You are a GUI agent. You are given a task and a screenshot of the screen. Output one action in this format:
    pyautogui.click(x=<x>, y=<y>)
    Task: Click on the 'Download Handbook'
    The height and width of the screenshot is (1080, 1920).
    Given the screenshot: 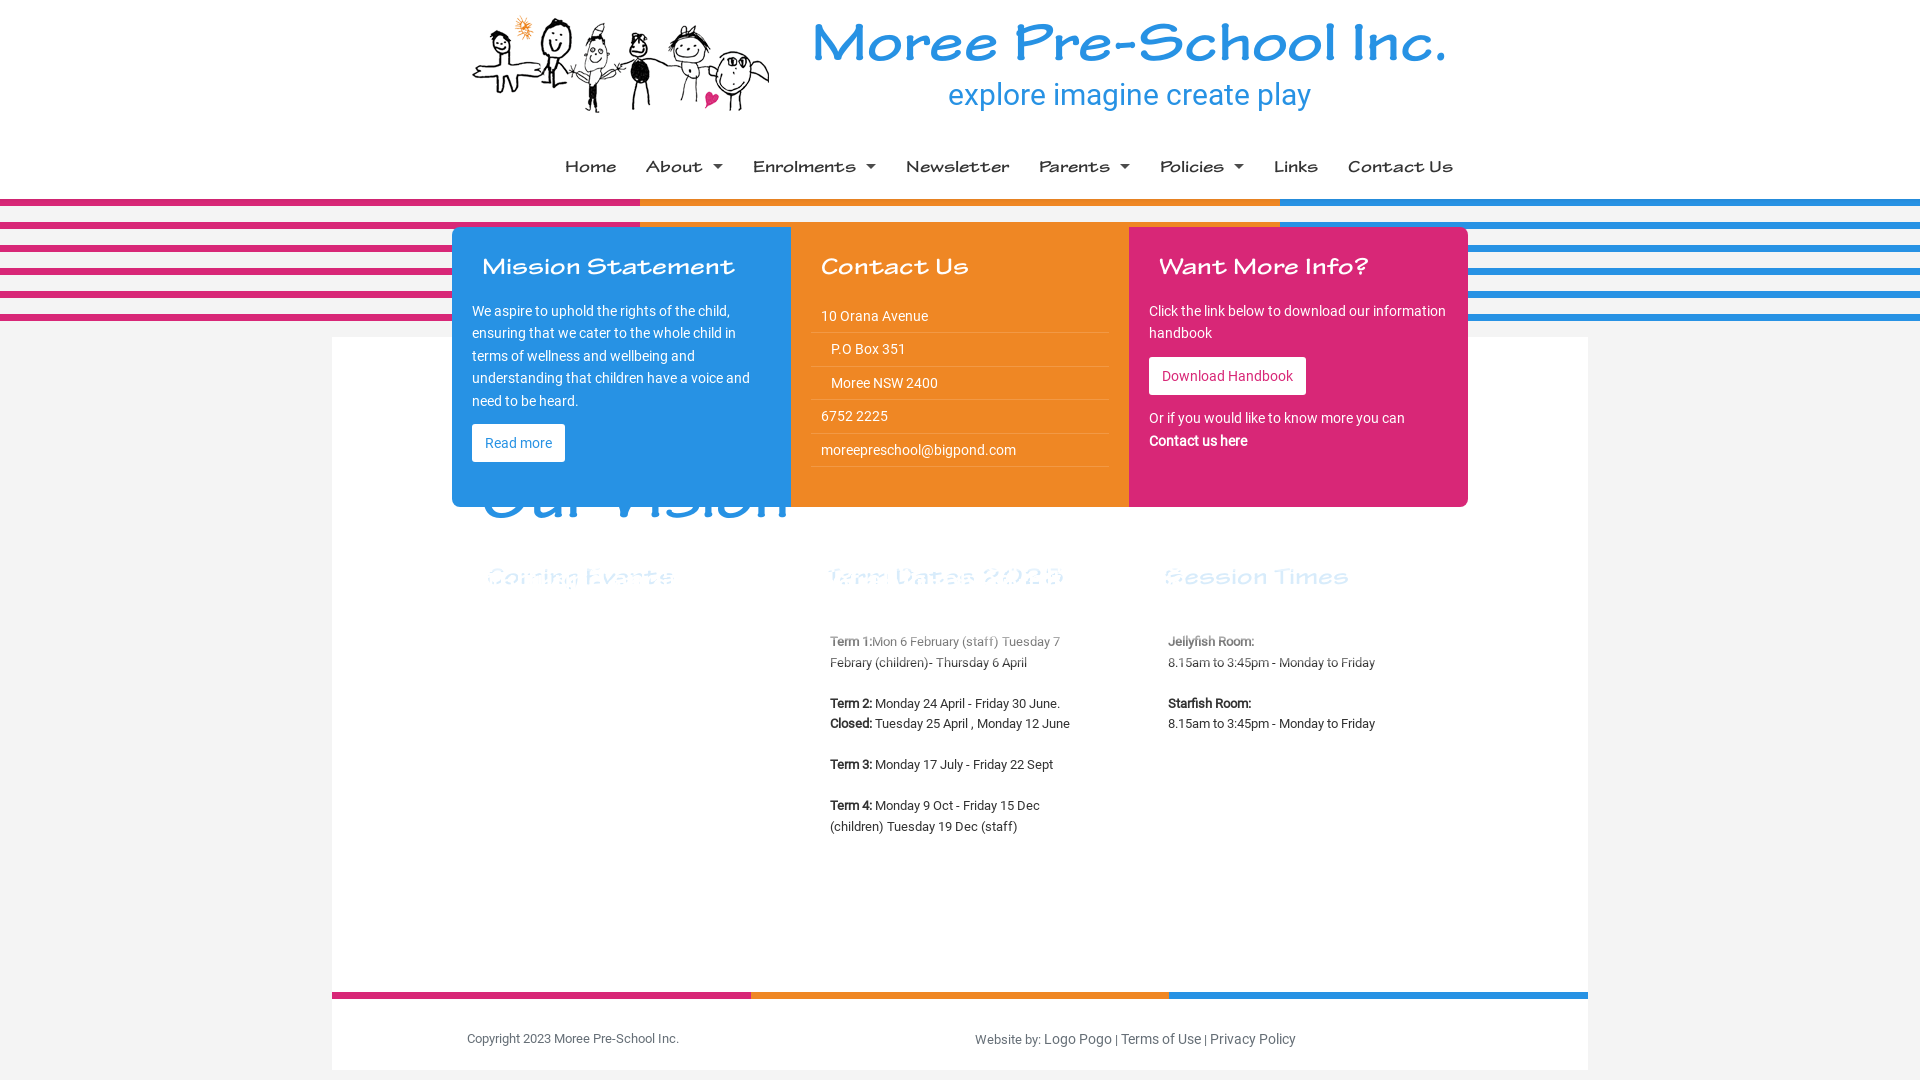 What is the action you would take?
    pyautogui.click(x=1226, y=375)
    